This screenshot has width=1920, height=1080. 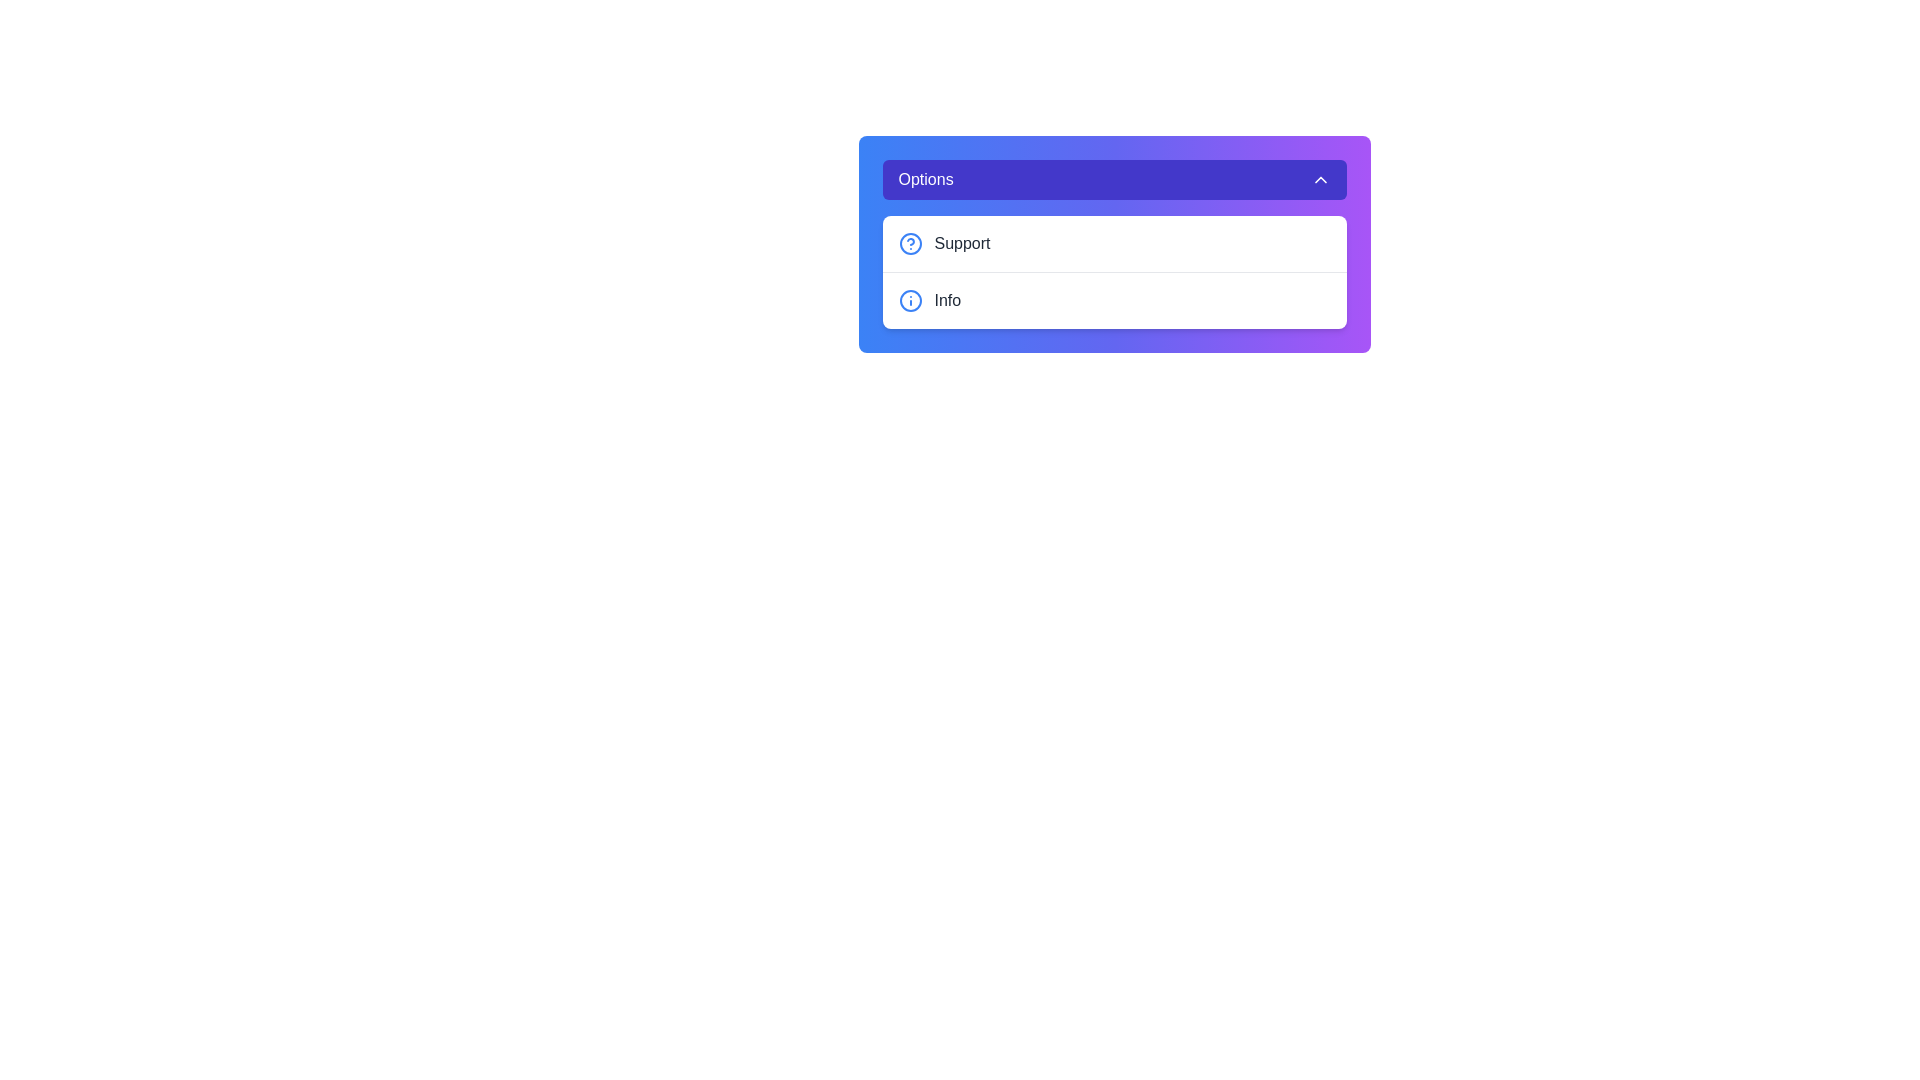 What do you see at coordinates (909, 242) in the screenshot?
I see `the visual icon for the 'Support' menu item` at bounding box center [909, 242].